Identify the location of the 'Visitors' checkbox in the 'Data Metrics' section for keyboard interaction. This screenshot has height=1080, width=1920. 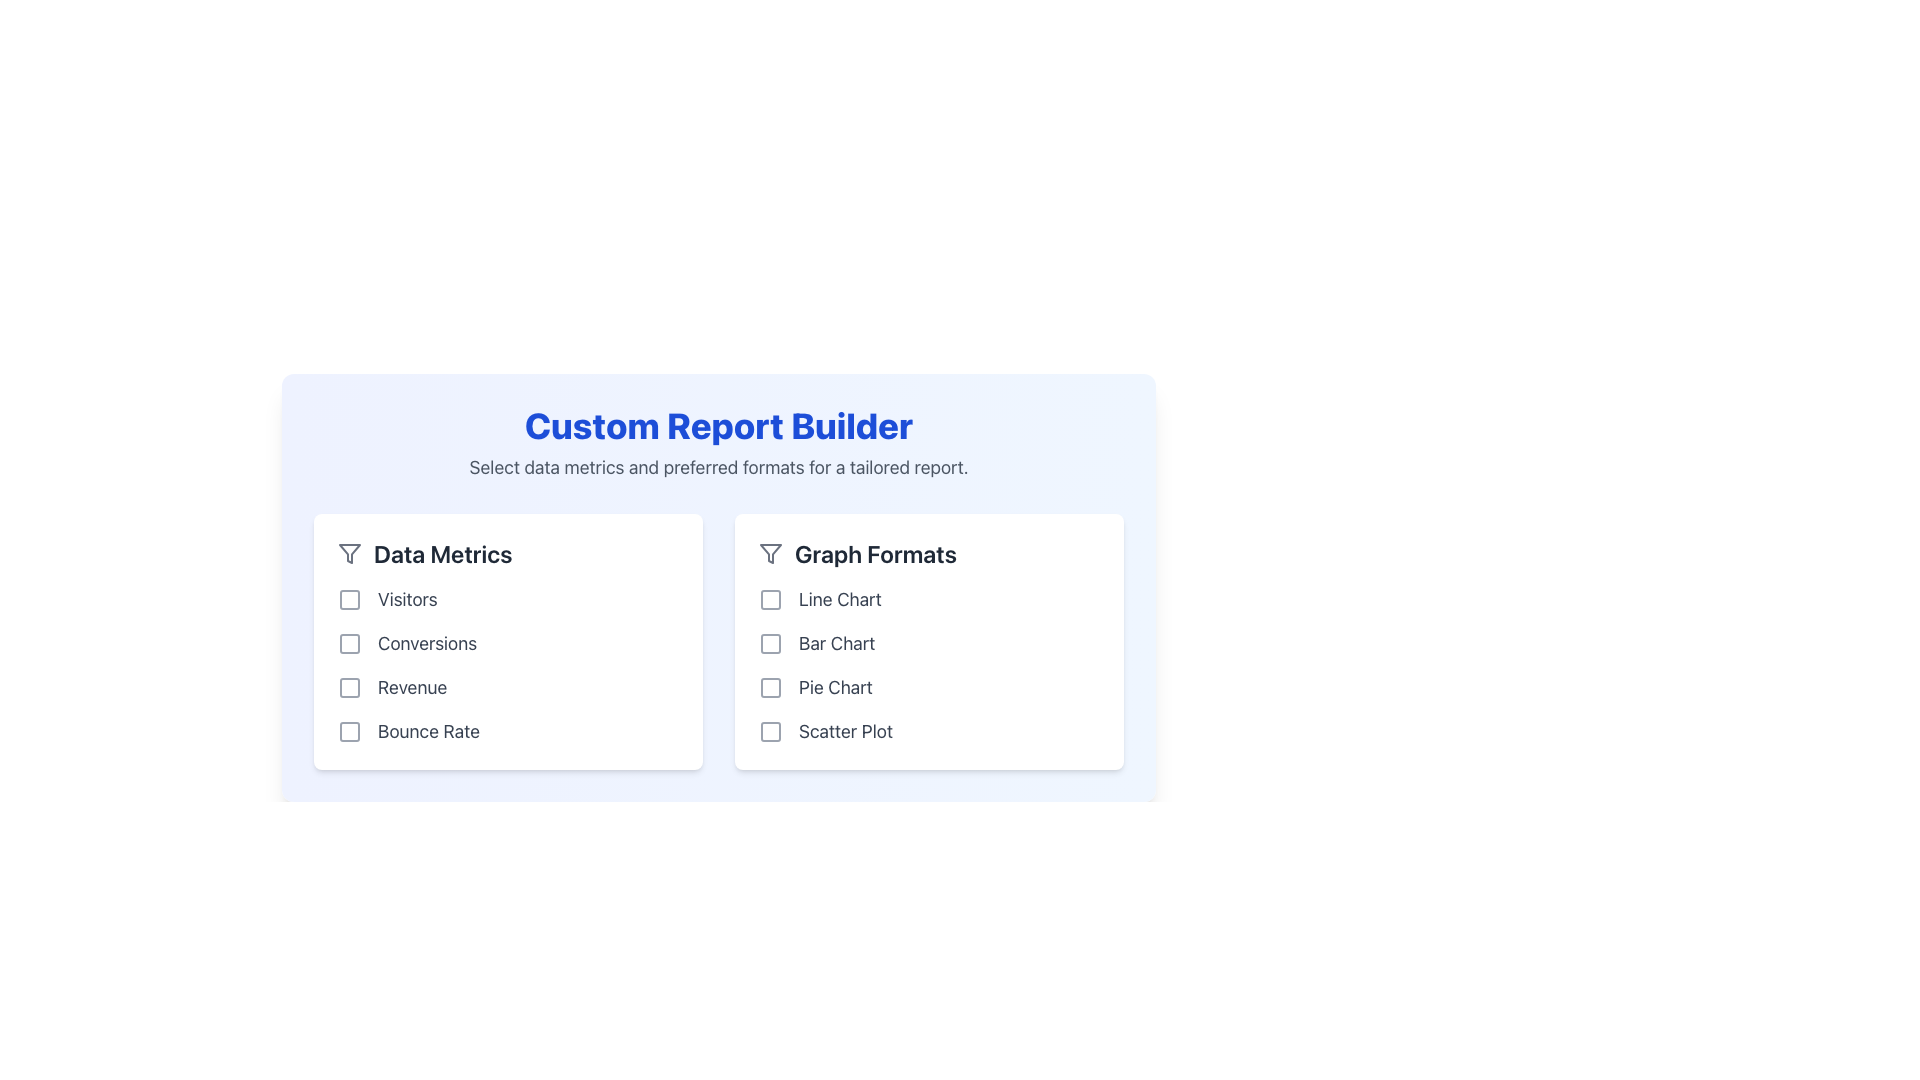
(350, 599).